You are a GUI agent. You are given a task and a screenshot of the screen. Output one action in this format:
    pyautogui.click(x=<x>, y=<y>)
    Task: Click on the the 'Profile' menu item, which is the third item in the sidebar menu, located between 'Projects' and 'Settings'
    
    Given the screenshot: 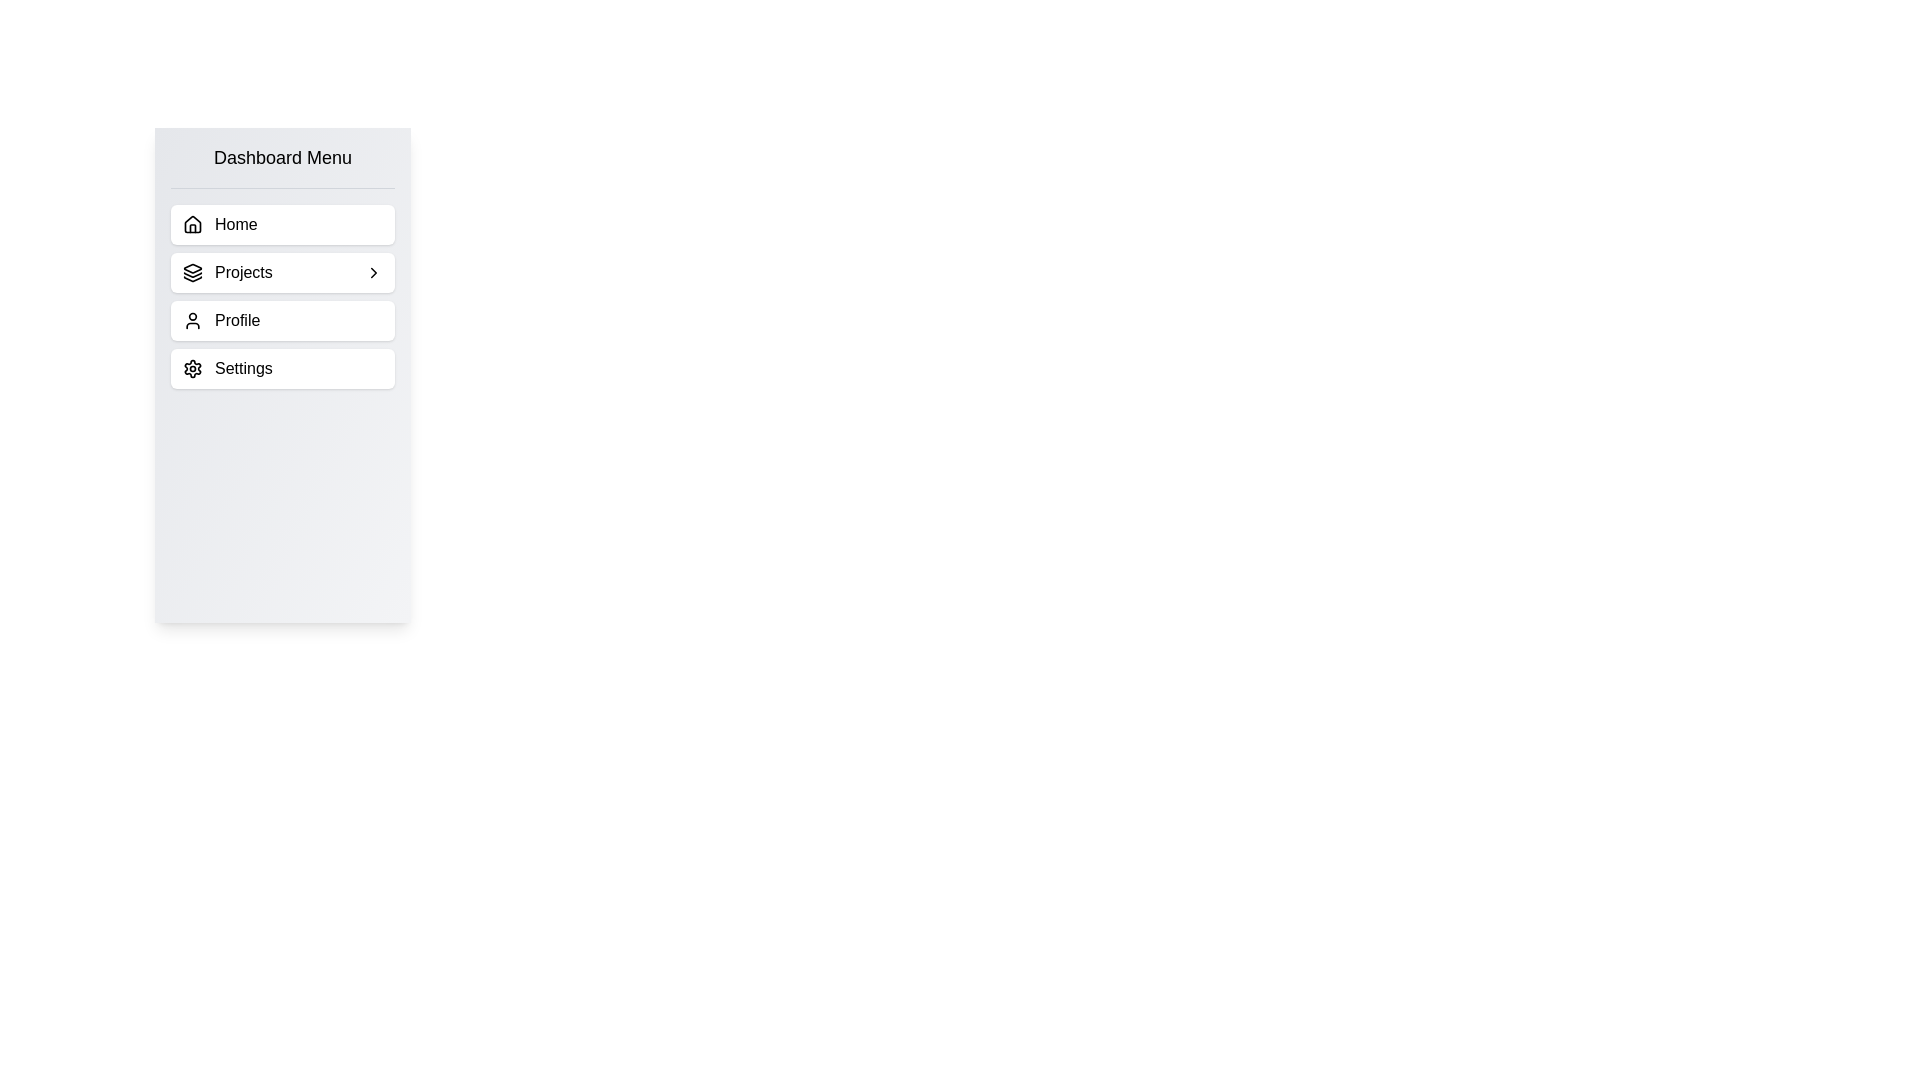 What is the action you would take?
    pyautogui.click(x=282, y=319)
    